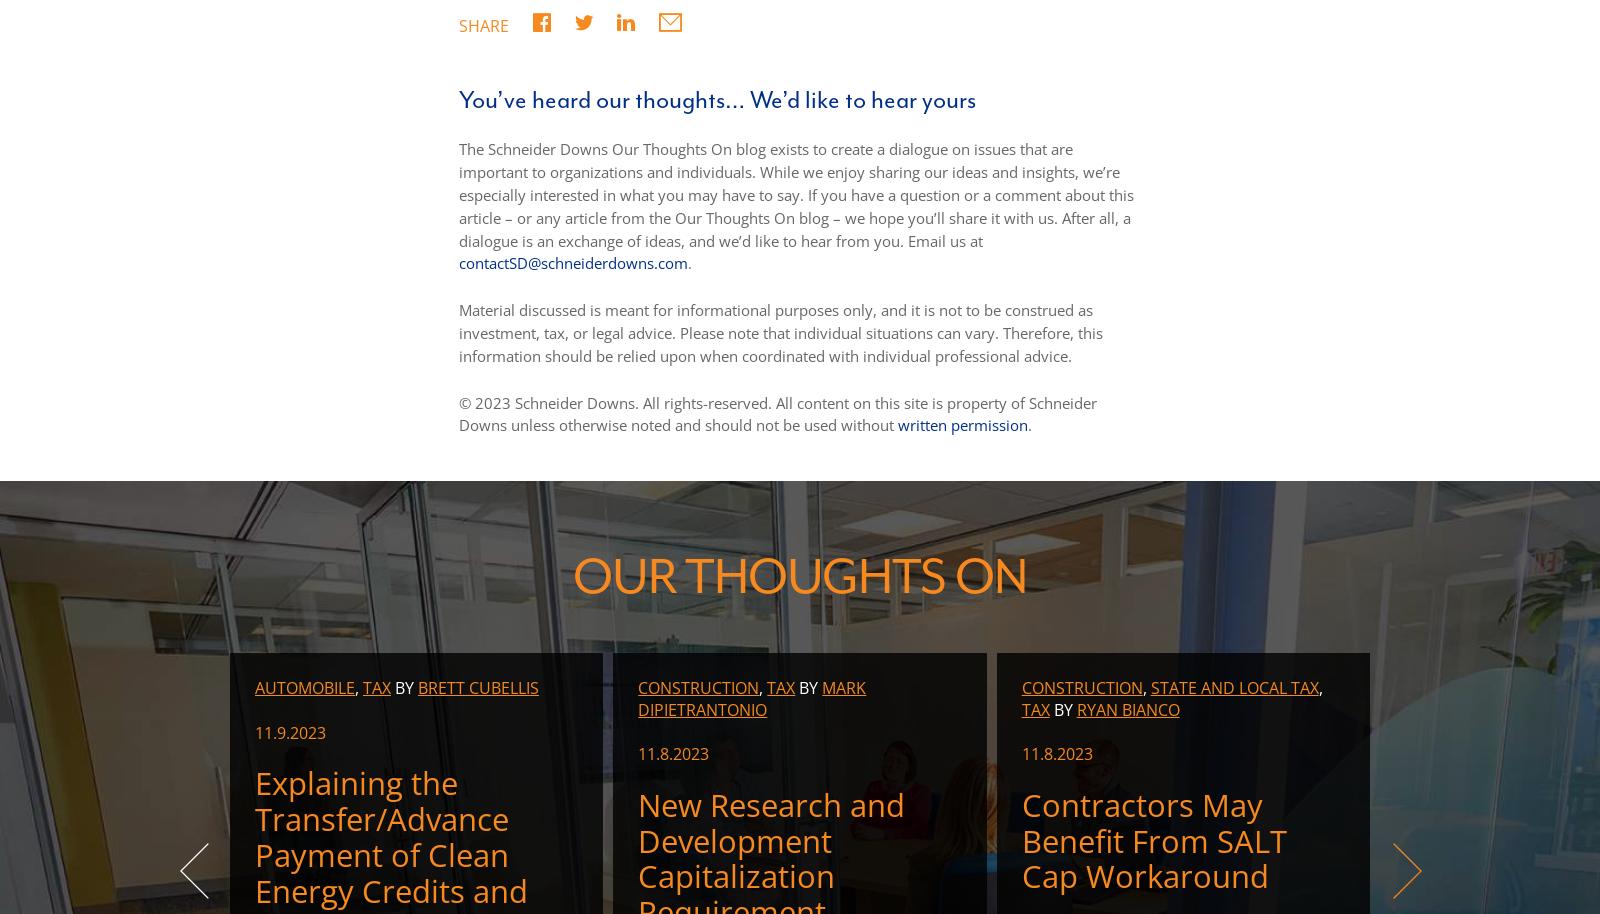 The image size is (1600, 914). Describe the element at coordinates (457, 331) in the screenshot. I see `'Material discussed is meant for informational purposes only, and it is not to be construed as investment, tax, or legal advice. Please note that individual situations can vary. Therefore, this information should be relied upon when coordinated with individual professional advice.'` at that location.